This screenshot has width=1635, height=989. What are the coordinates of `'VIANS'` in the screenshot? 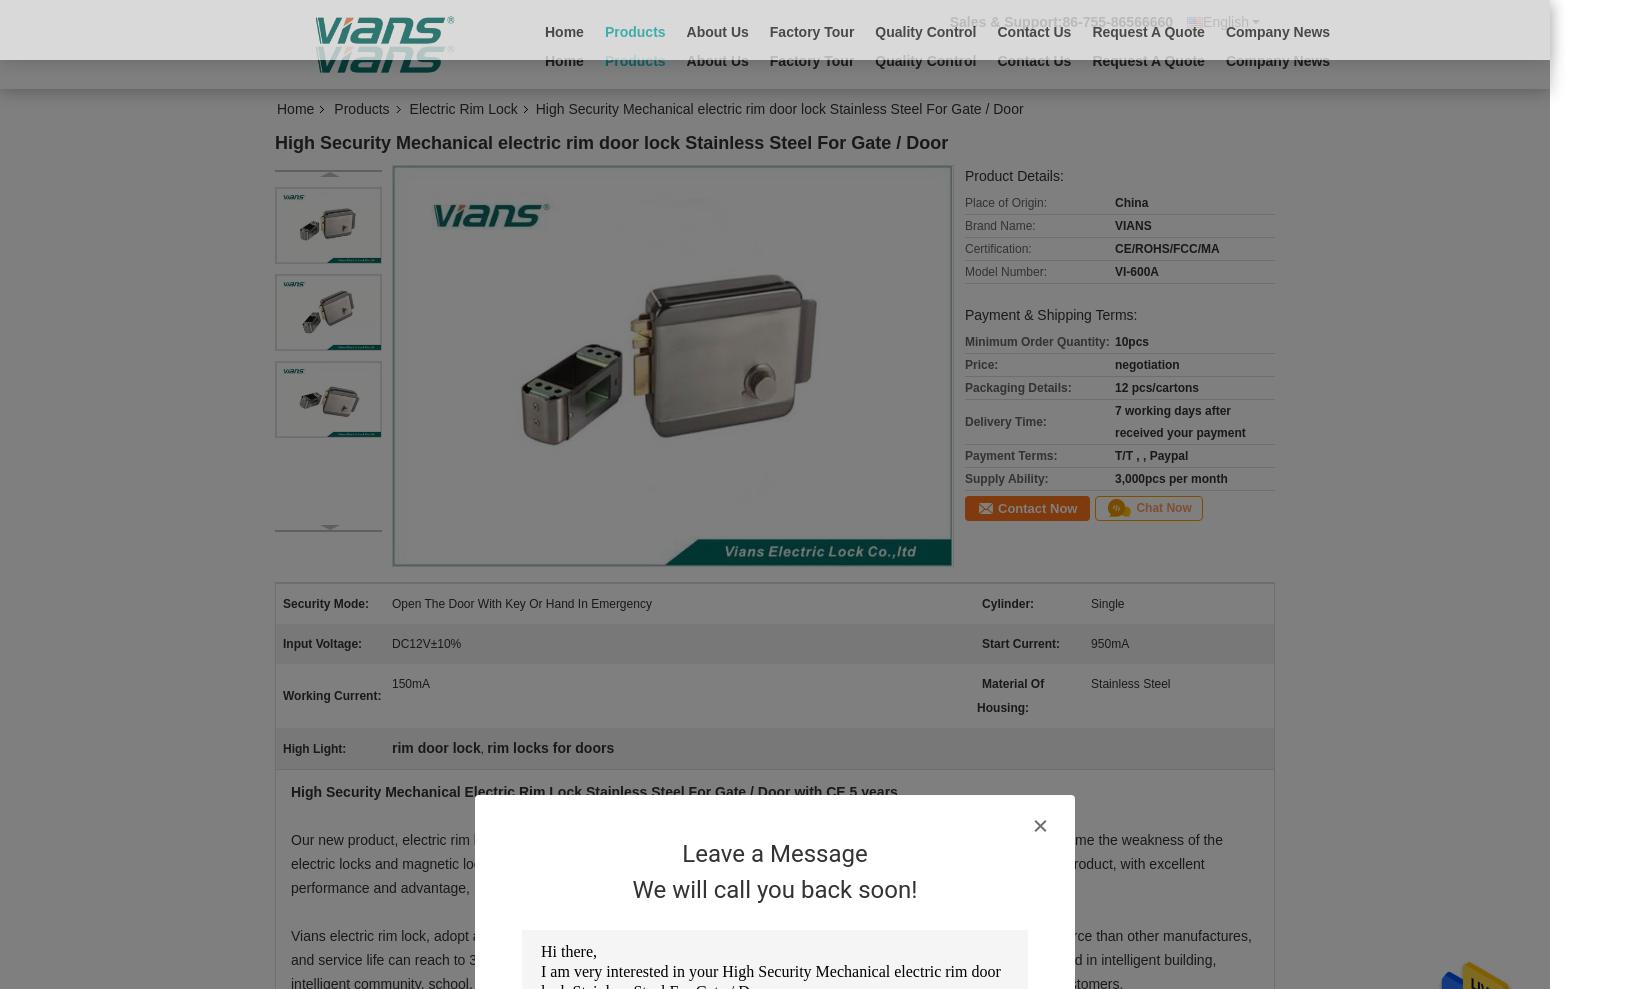 It's located at (1133, 224).